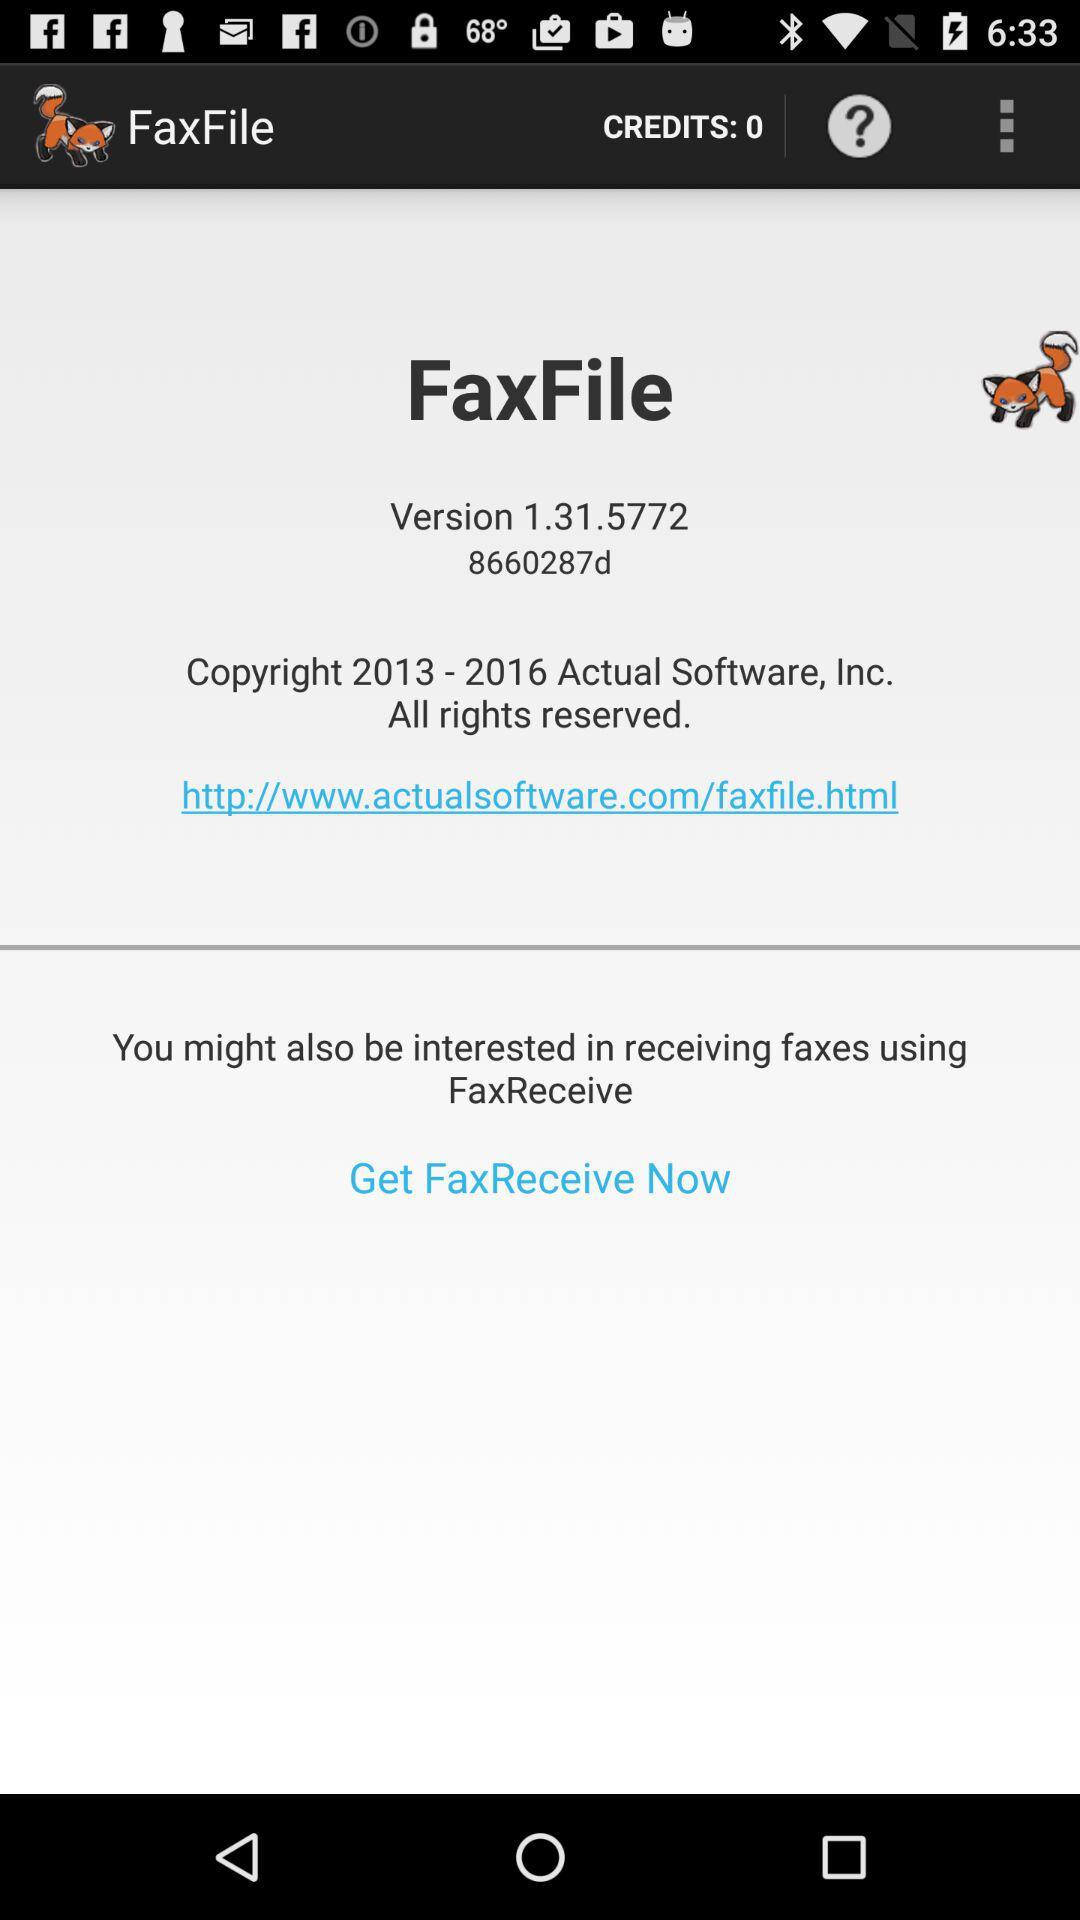  I want to click on the item next to the faxfile app, so click(682, 124).